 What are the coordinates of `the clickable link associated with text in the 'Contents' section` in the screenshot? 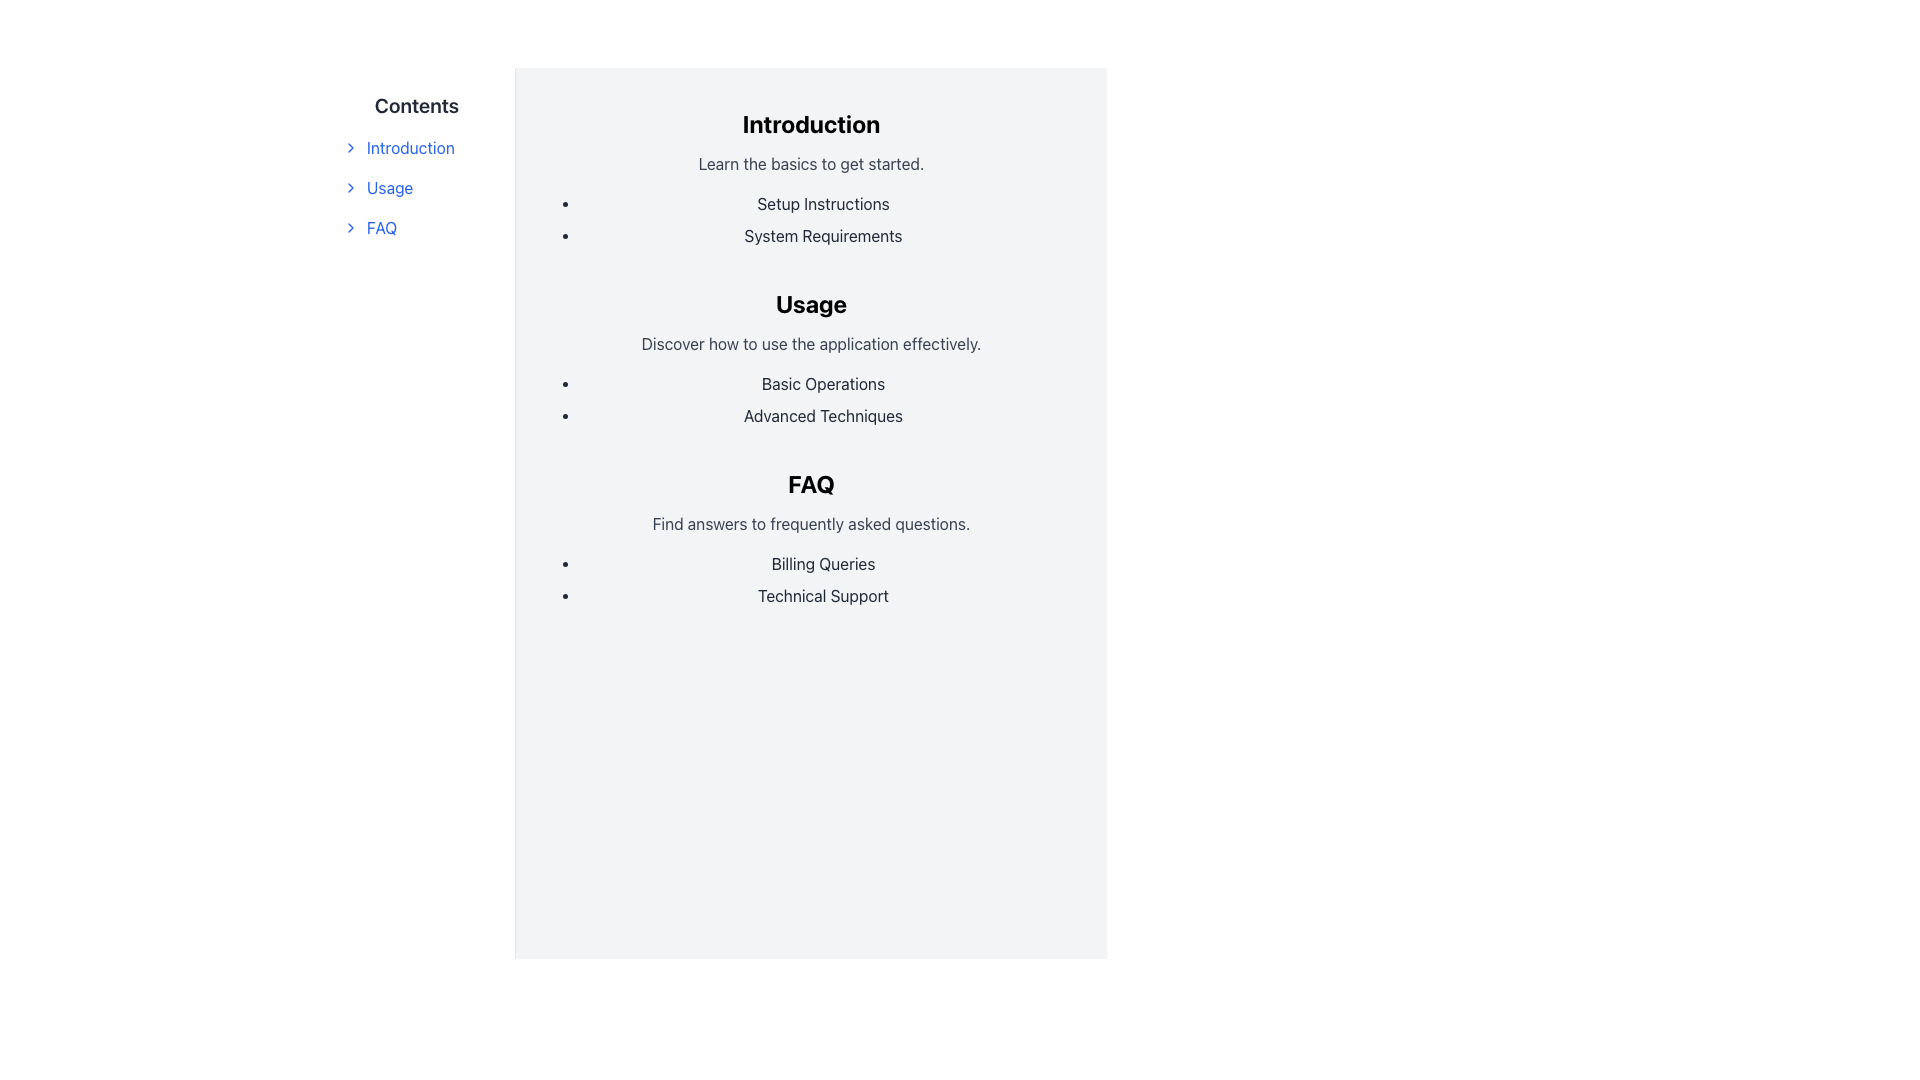 It's located at (416, 146).